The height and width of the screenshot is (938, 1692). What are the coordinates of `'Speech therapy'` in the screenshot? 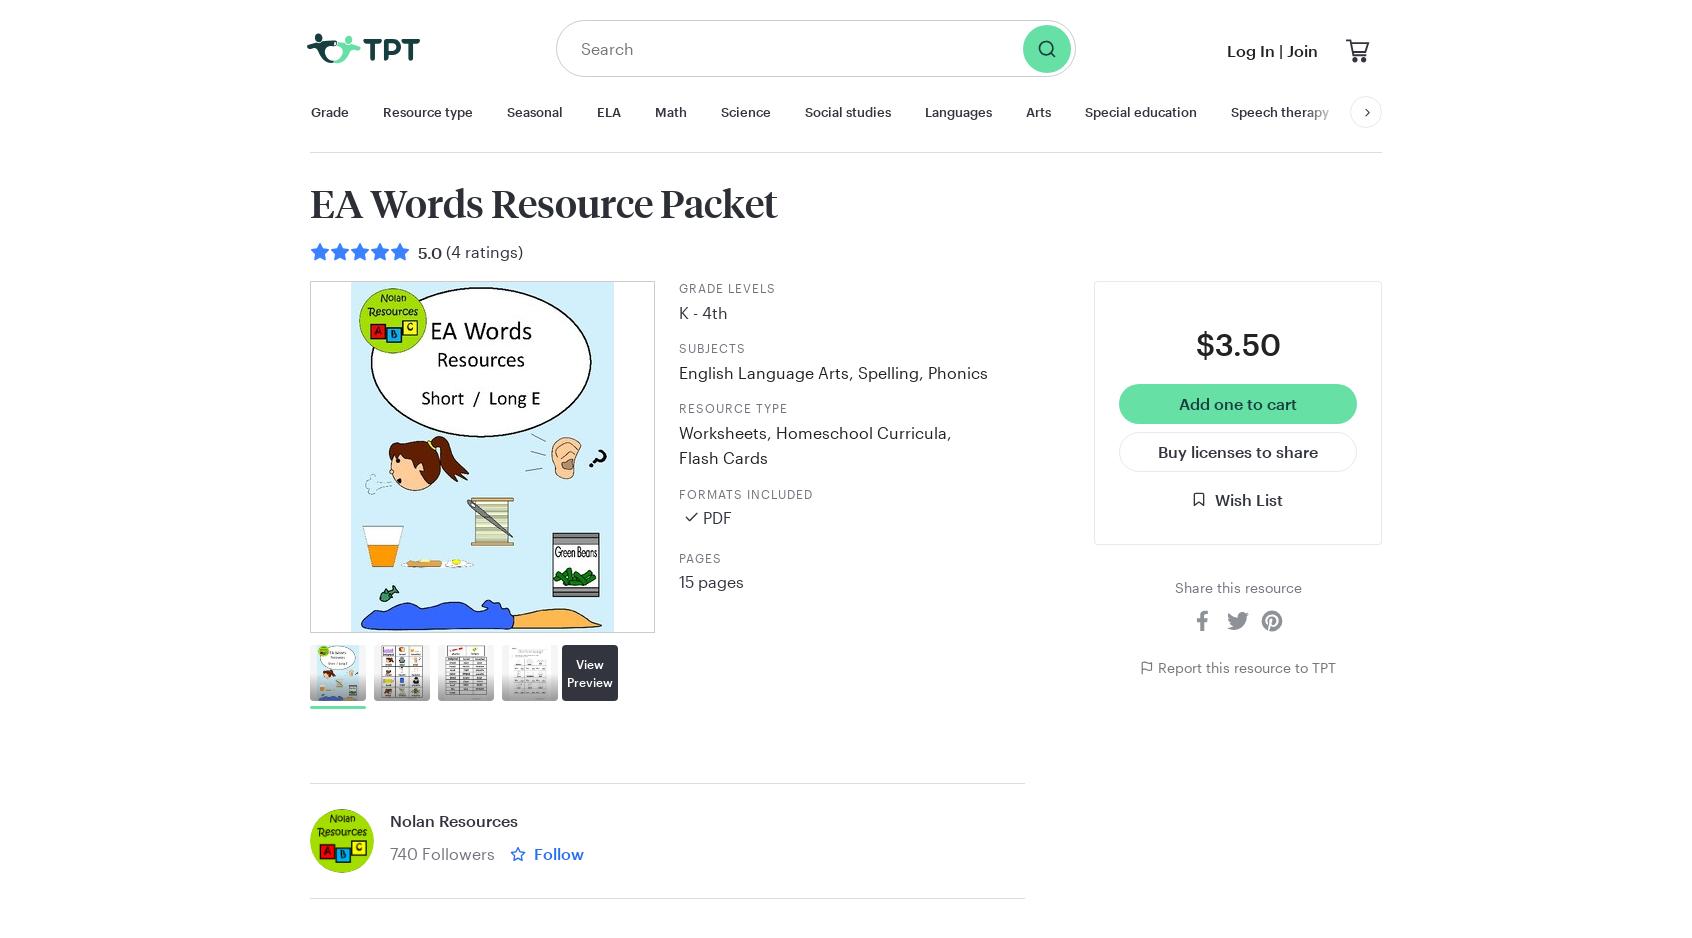 It's located at (1278, 110).